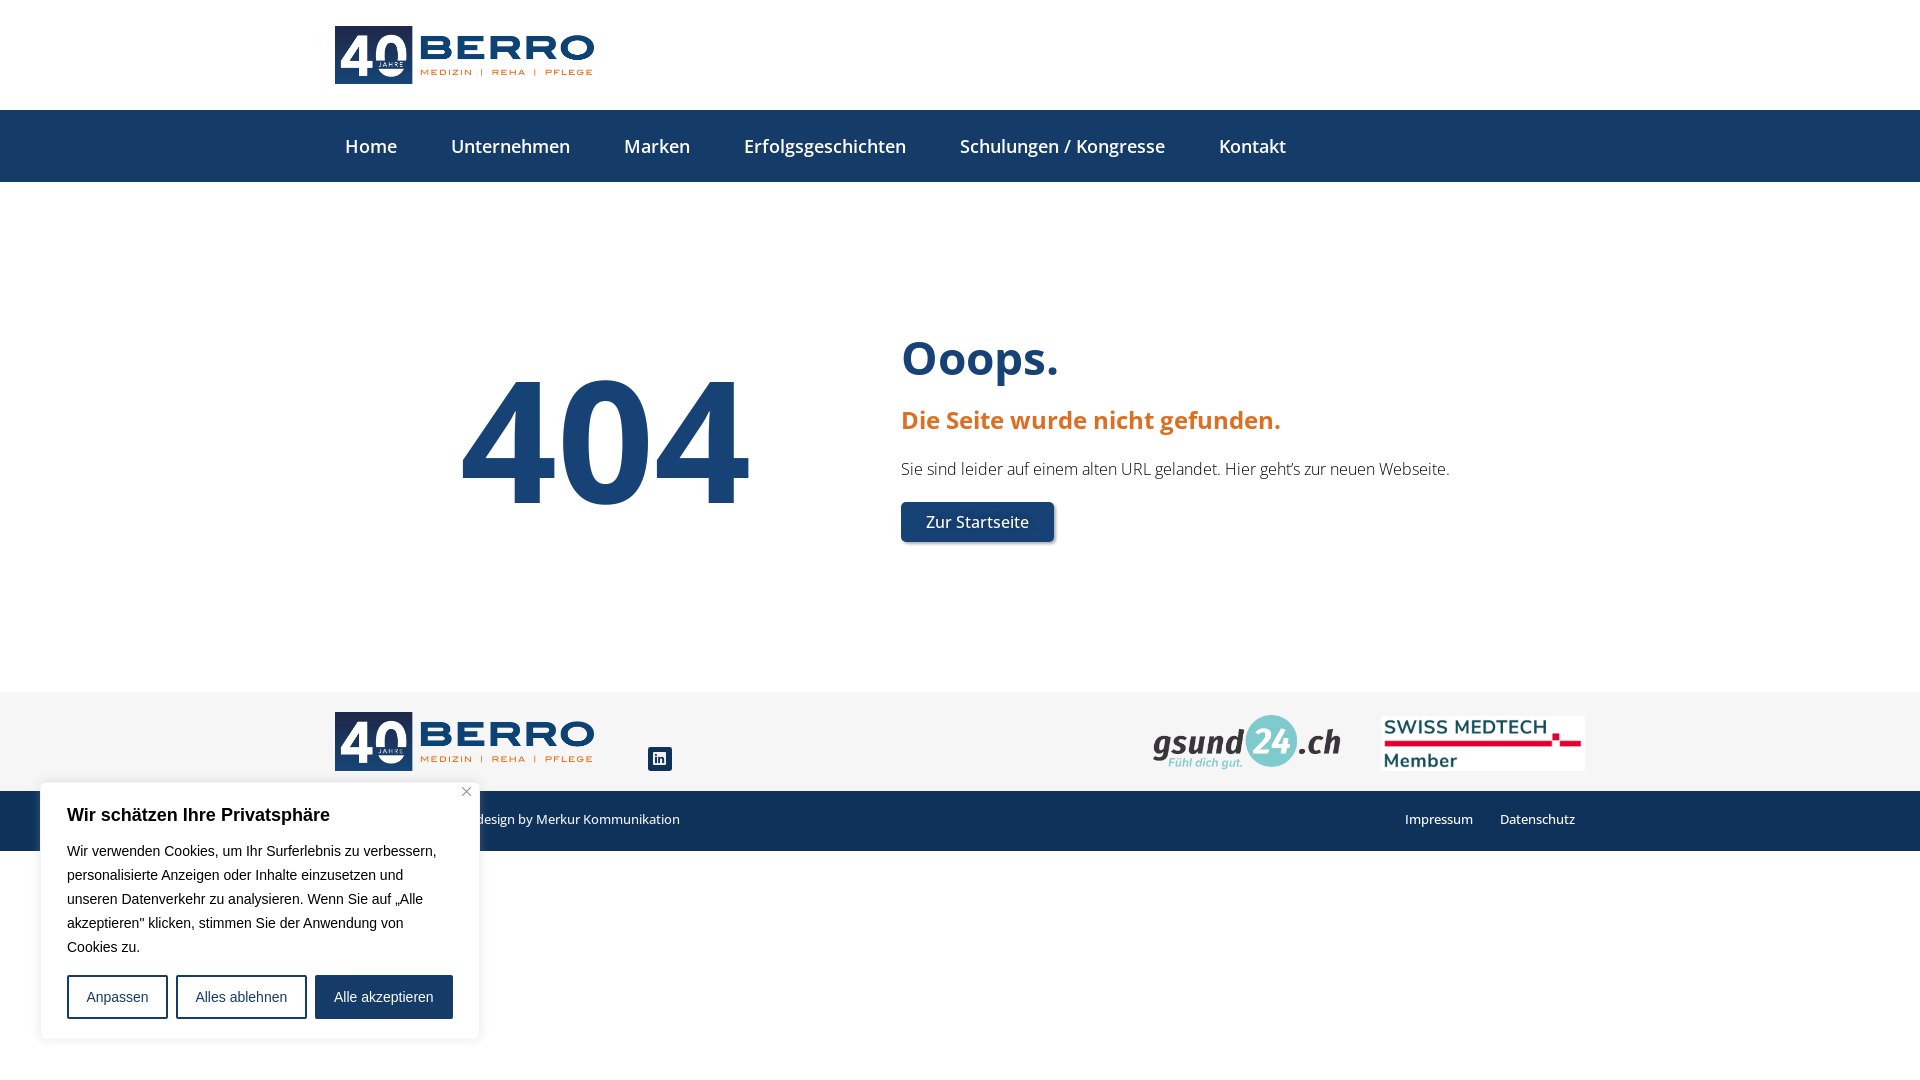  What do you see at coordinates (448, 818) in the screenshot?
I see `'Webdesign by Merkur Kommunikation'` at bounding box center [448, 818].